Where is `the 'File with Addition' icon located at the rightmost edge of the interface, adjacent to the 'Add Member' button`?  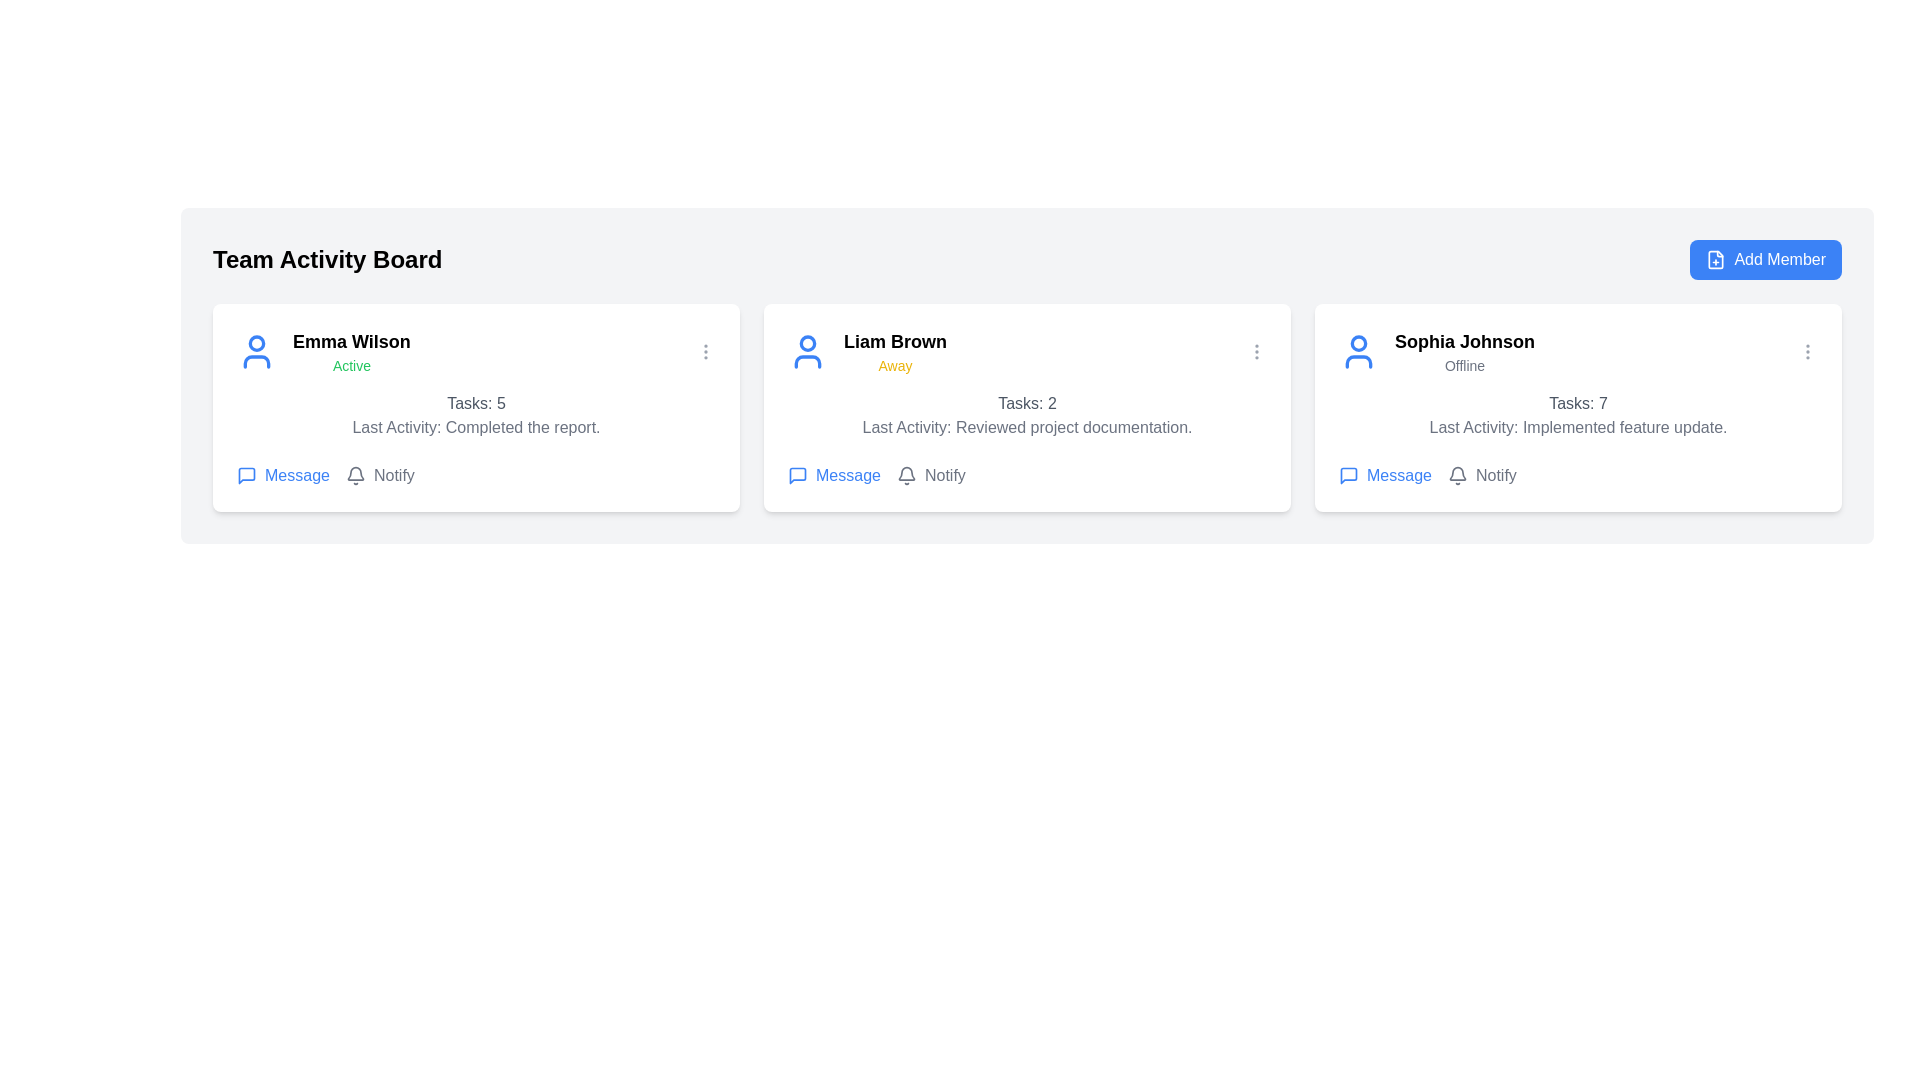
the 'File with Addition' icon located at the rightmost edge of the interface, adjacent to the 'Add Member' button is located at coordinates (1715, 258).